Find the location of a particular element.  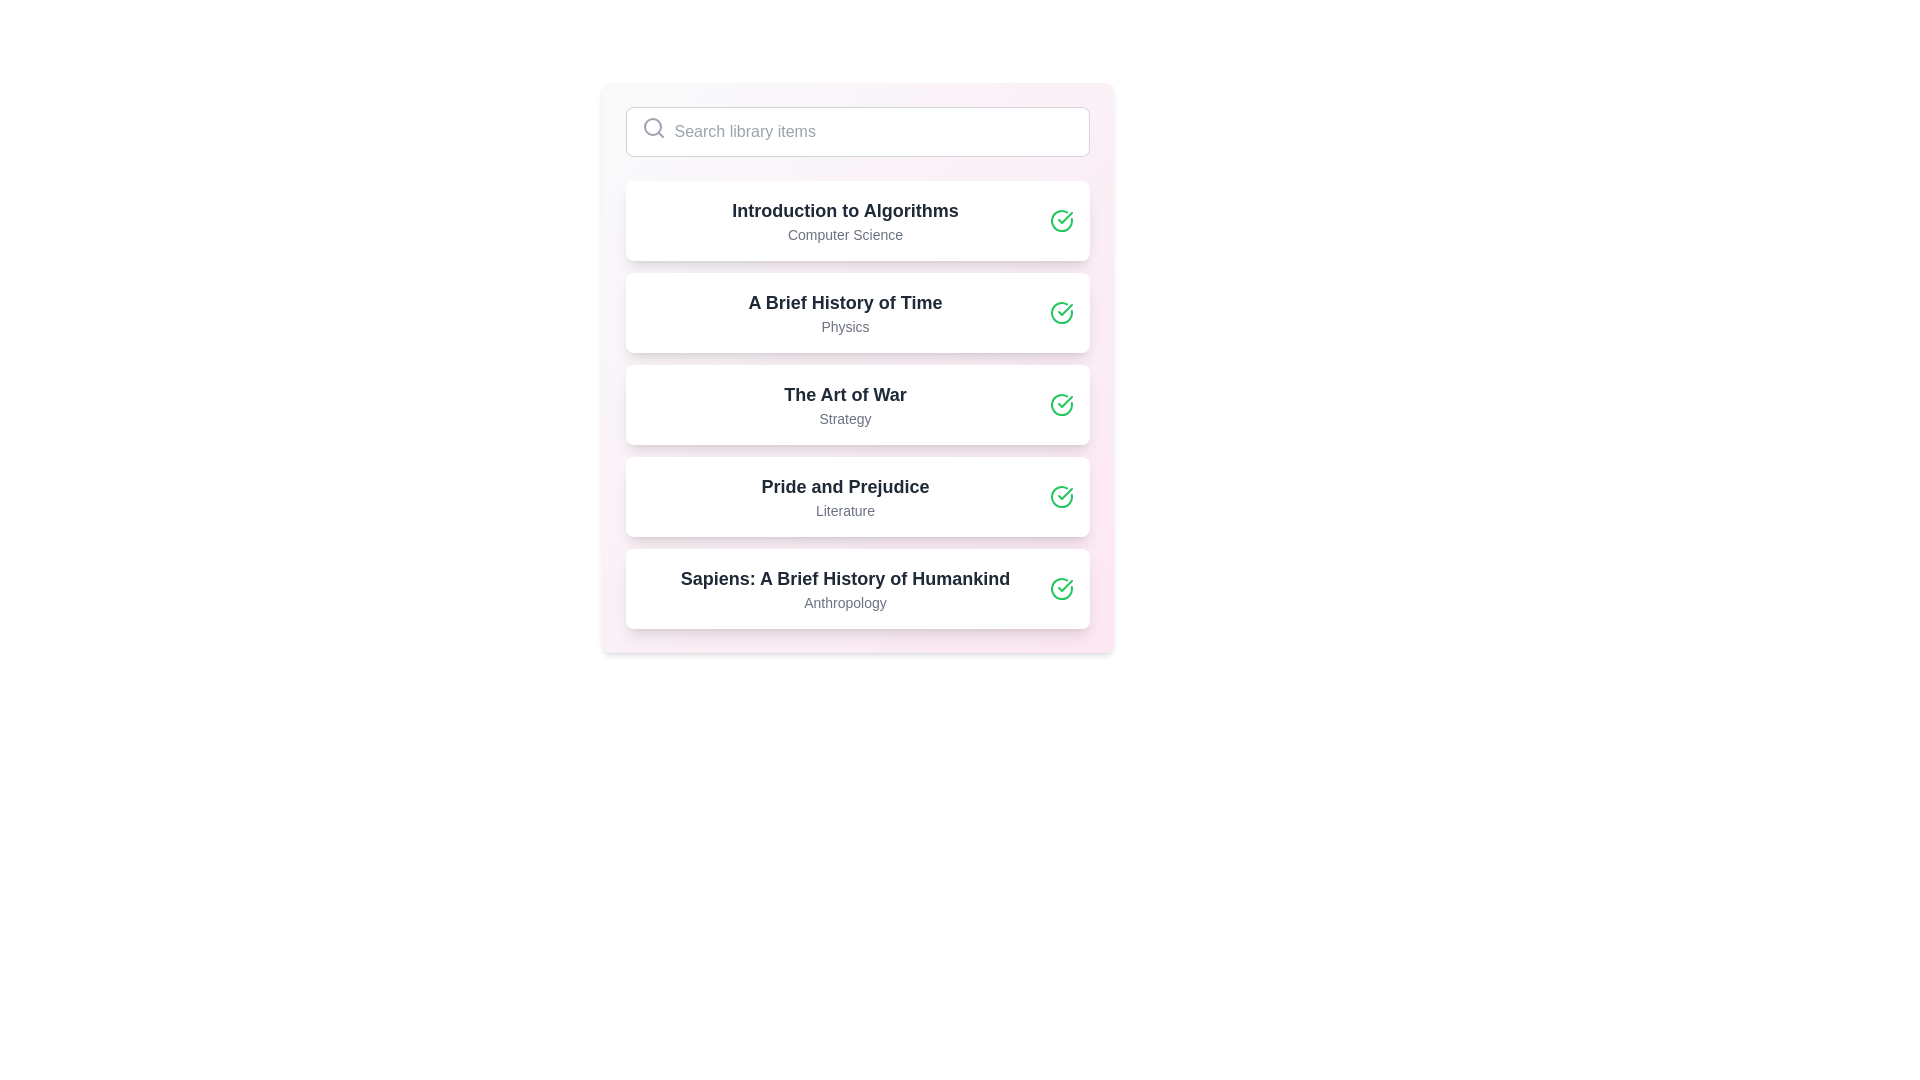

the informational display block for the book 'Pride and Prejudice' located in the vertical list of literature items, specifically positioned between 'The Art of War (Strategy)' and 'Sapiens: A Brief History of Humankind (Anthropology) is located at coordinates (857, 496).